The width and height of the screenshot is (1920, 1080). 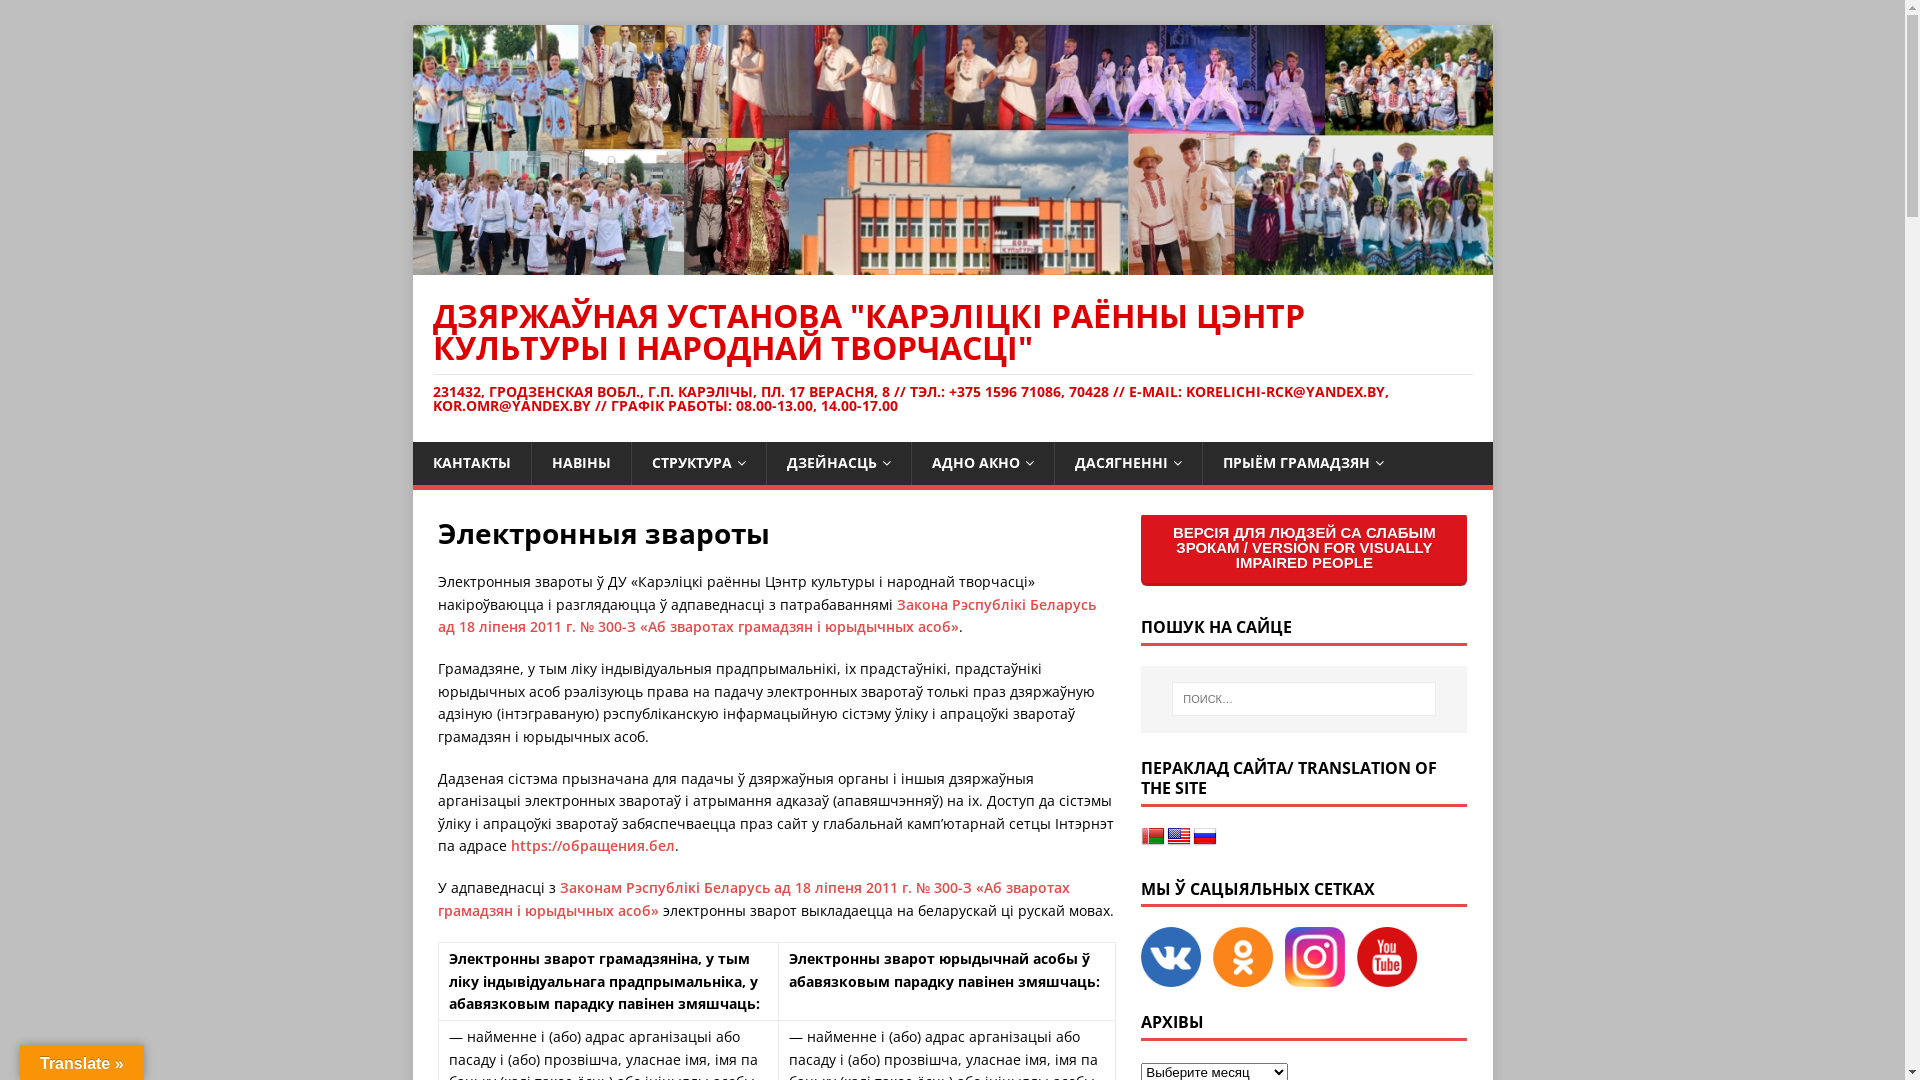 I want to click on 'English', so click(x=1179, y=837).